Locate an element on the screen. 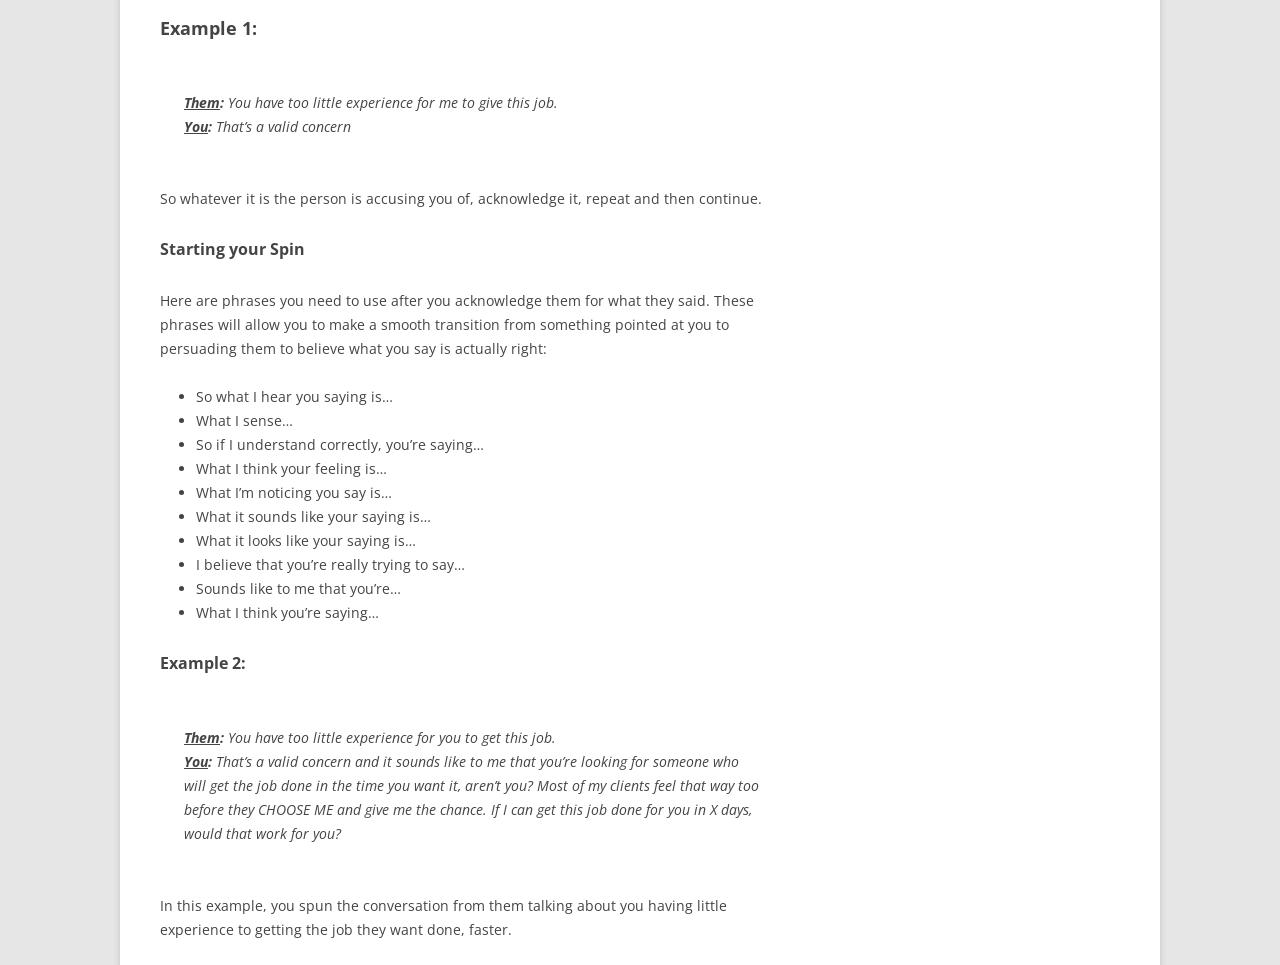  'That’s a valid concern and it sounds like to me that you’re looking for someone who will get the job done in the time you want it, aren’t you? Most of my clients feel that way too before they CHOOSE ME and give me the chance.  If I can get this job done for you in X days, would that work for you?' is located at coordinates (470, 797).